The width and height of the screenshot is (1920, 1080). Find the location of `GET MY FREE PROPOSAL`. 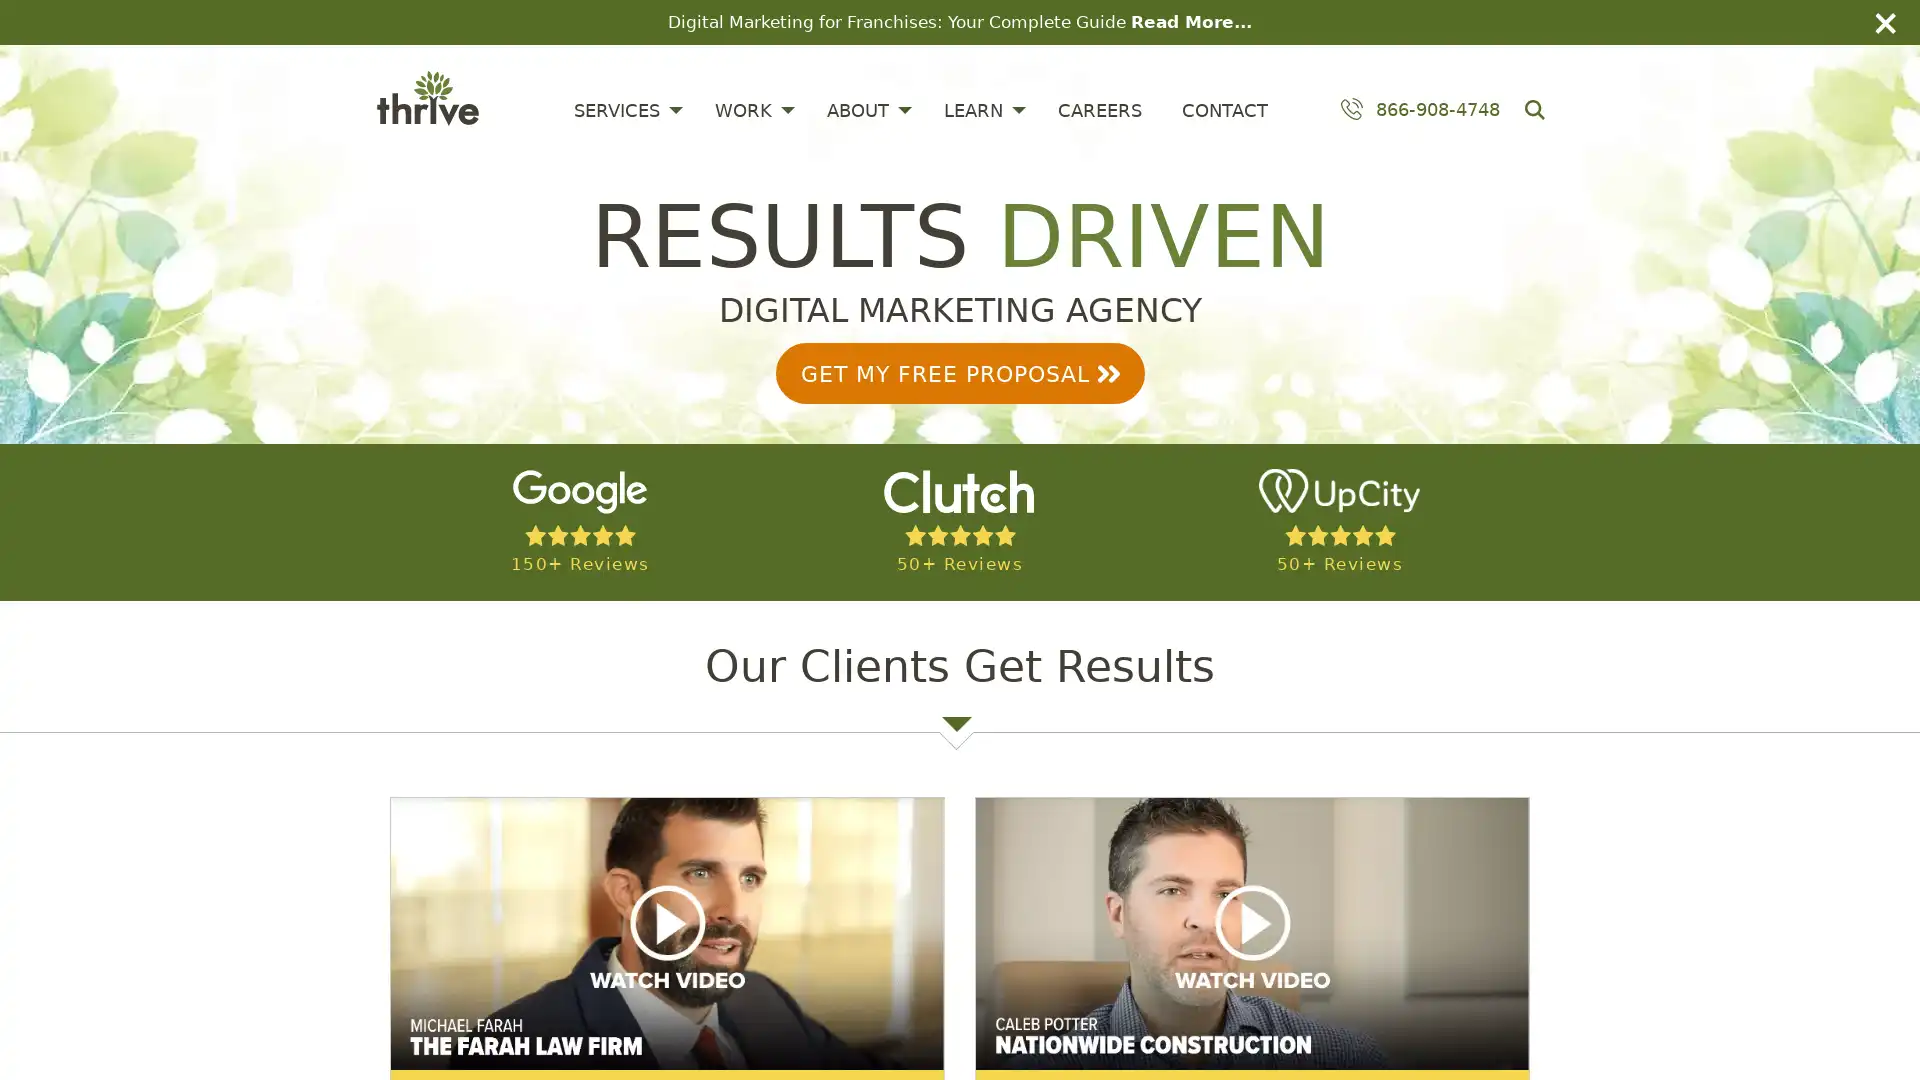

GET MY FREE PROPOSAL is located at coordinates (958, 373).